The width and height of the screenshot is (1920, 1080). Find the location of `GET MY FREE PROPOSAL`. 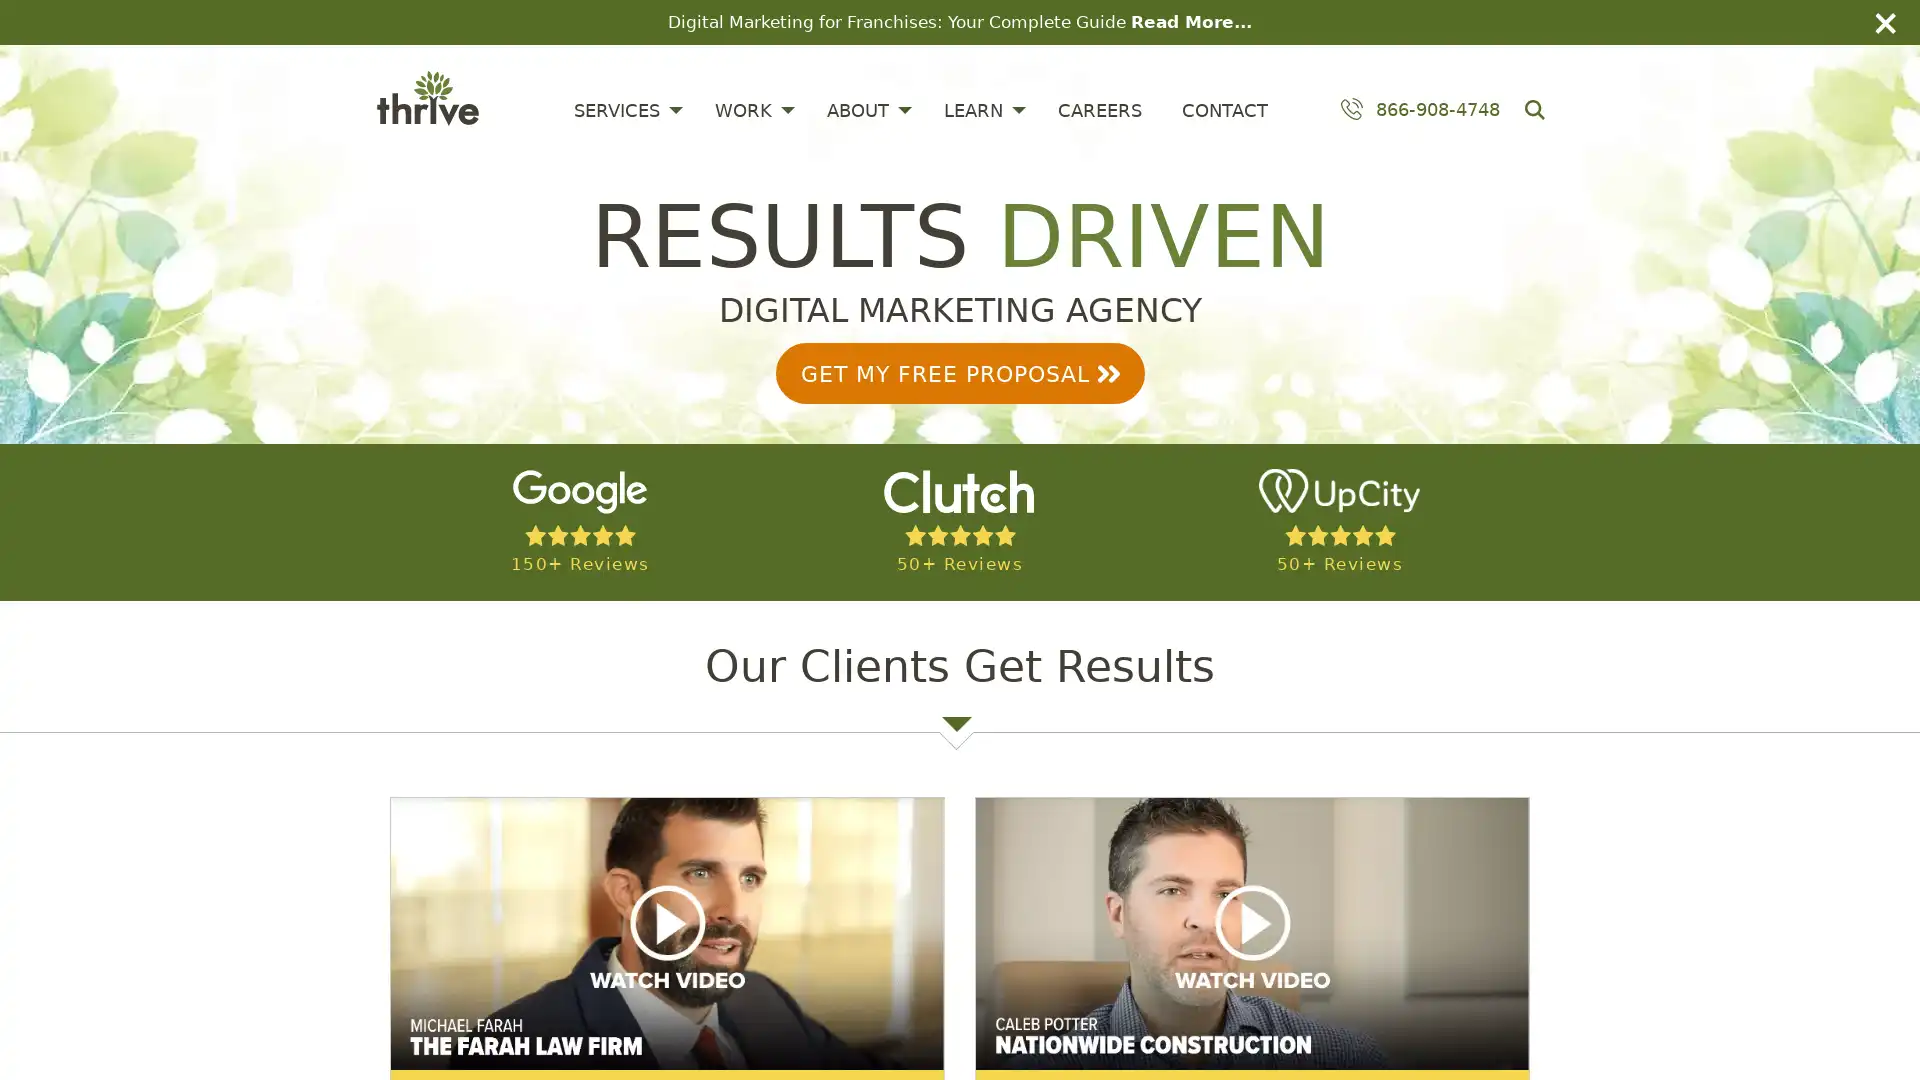

GET MY FREE PROPOSAL is located at coordinates (958, 373).